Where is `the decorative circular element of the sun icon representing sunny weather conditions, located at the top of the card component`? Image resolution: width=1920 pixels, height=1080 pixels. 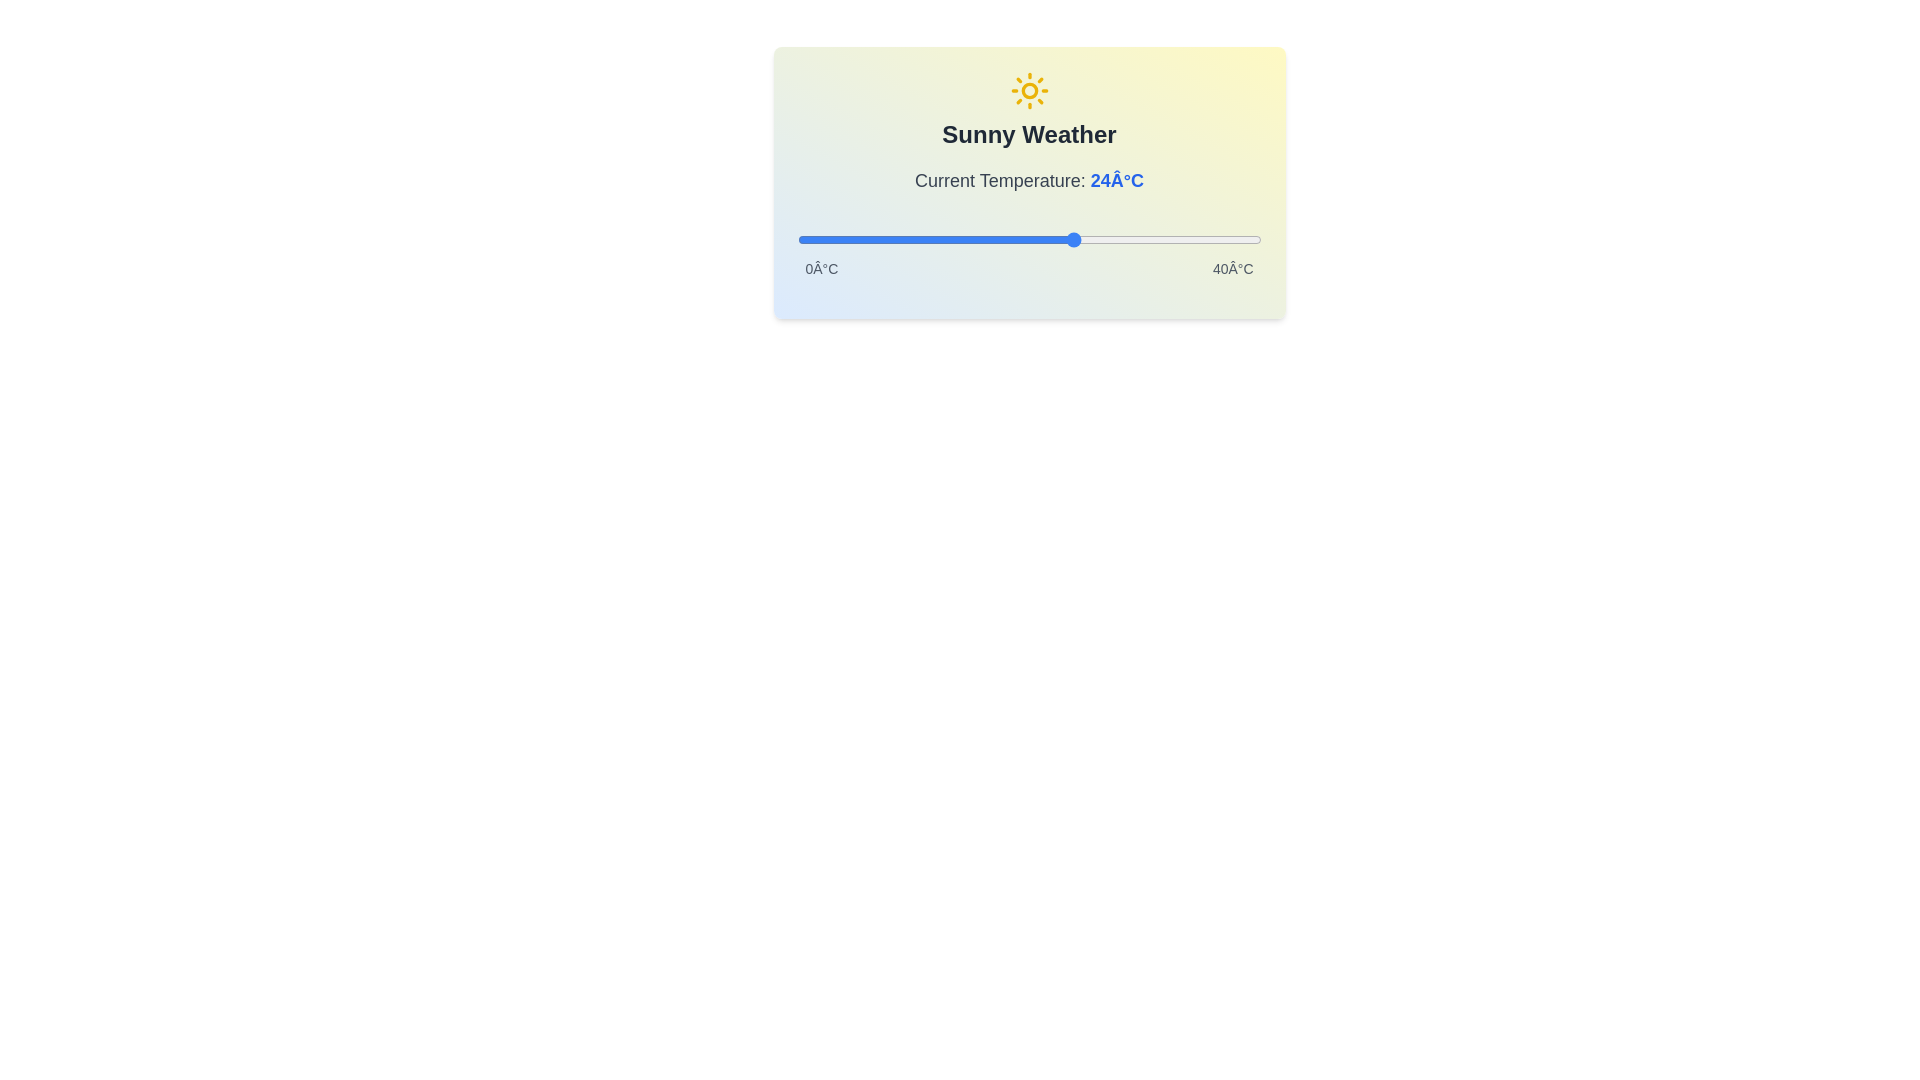
the decorative circular element of the sun icon representing sunny weather conditions, located at the top of the card component is located at coordinates (1029, 91).